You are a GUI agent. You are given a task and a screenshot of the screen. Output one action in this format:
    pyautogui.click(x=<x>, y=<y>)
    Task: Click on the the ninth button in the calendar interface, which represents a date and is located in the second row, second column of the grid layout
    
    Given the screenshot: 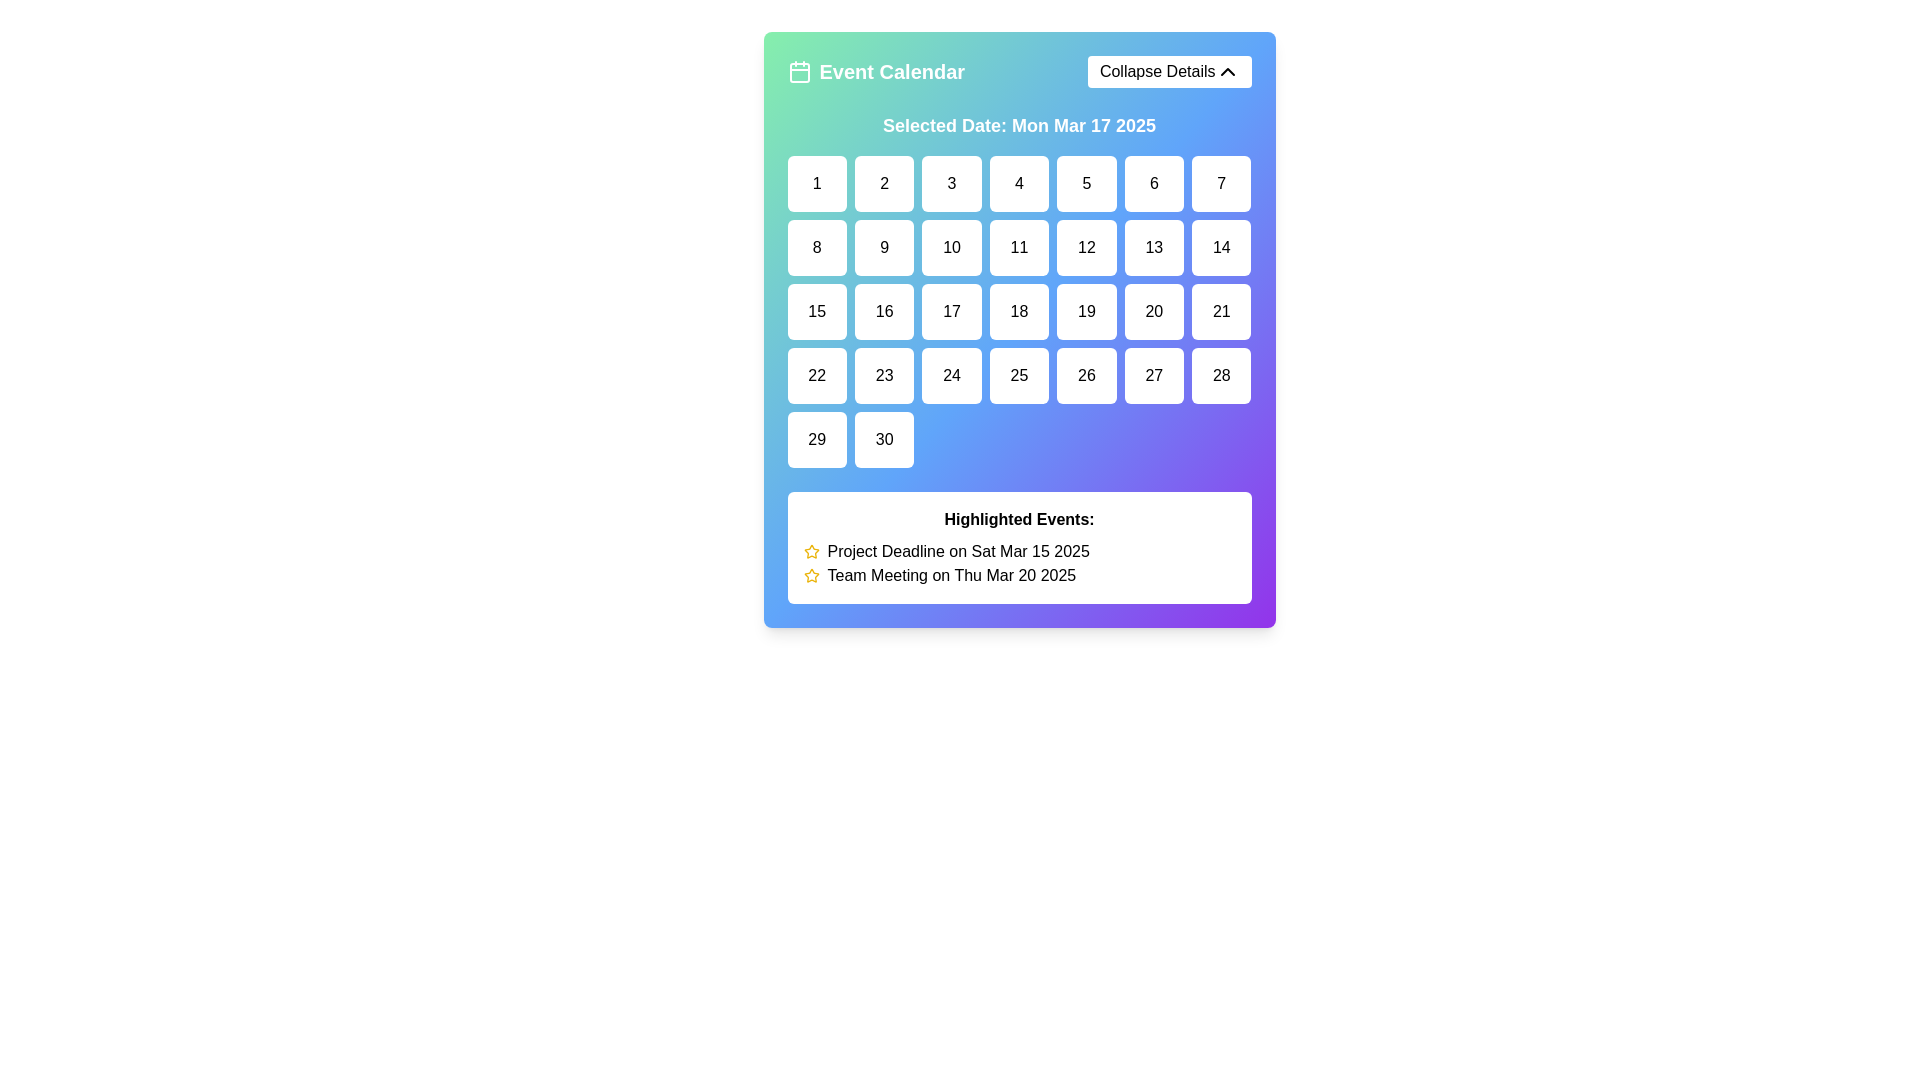 What is the action you would take?
    pyautogui.click(x=883, y=246)
    